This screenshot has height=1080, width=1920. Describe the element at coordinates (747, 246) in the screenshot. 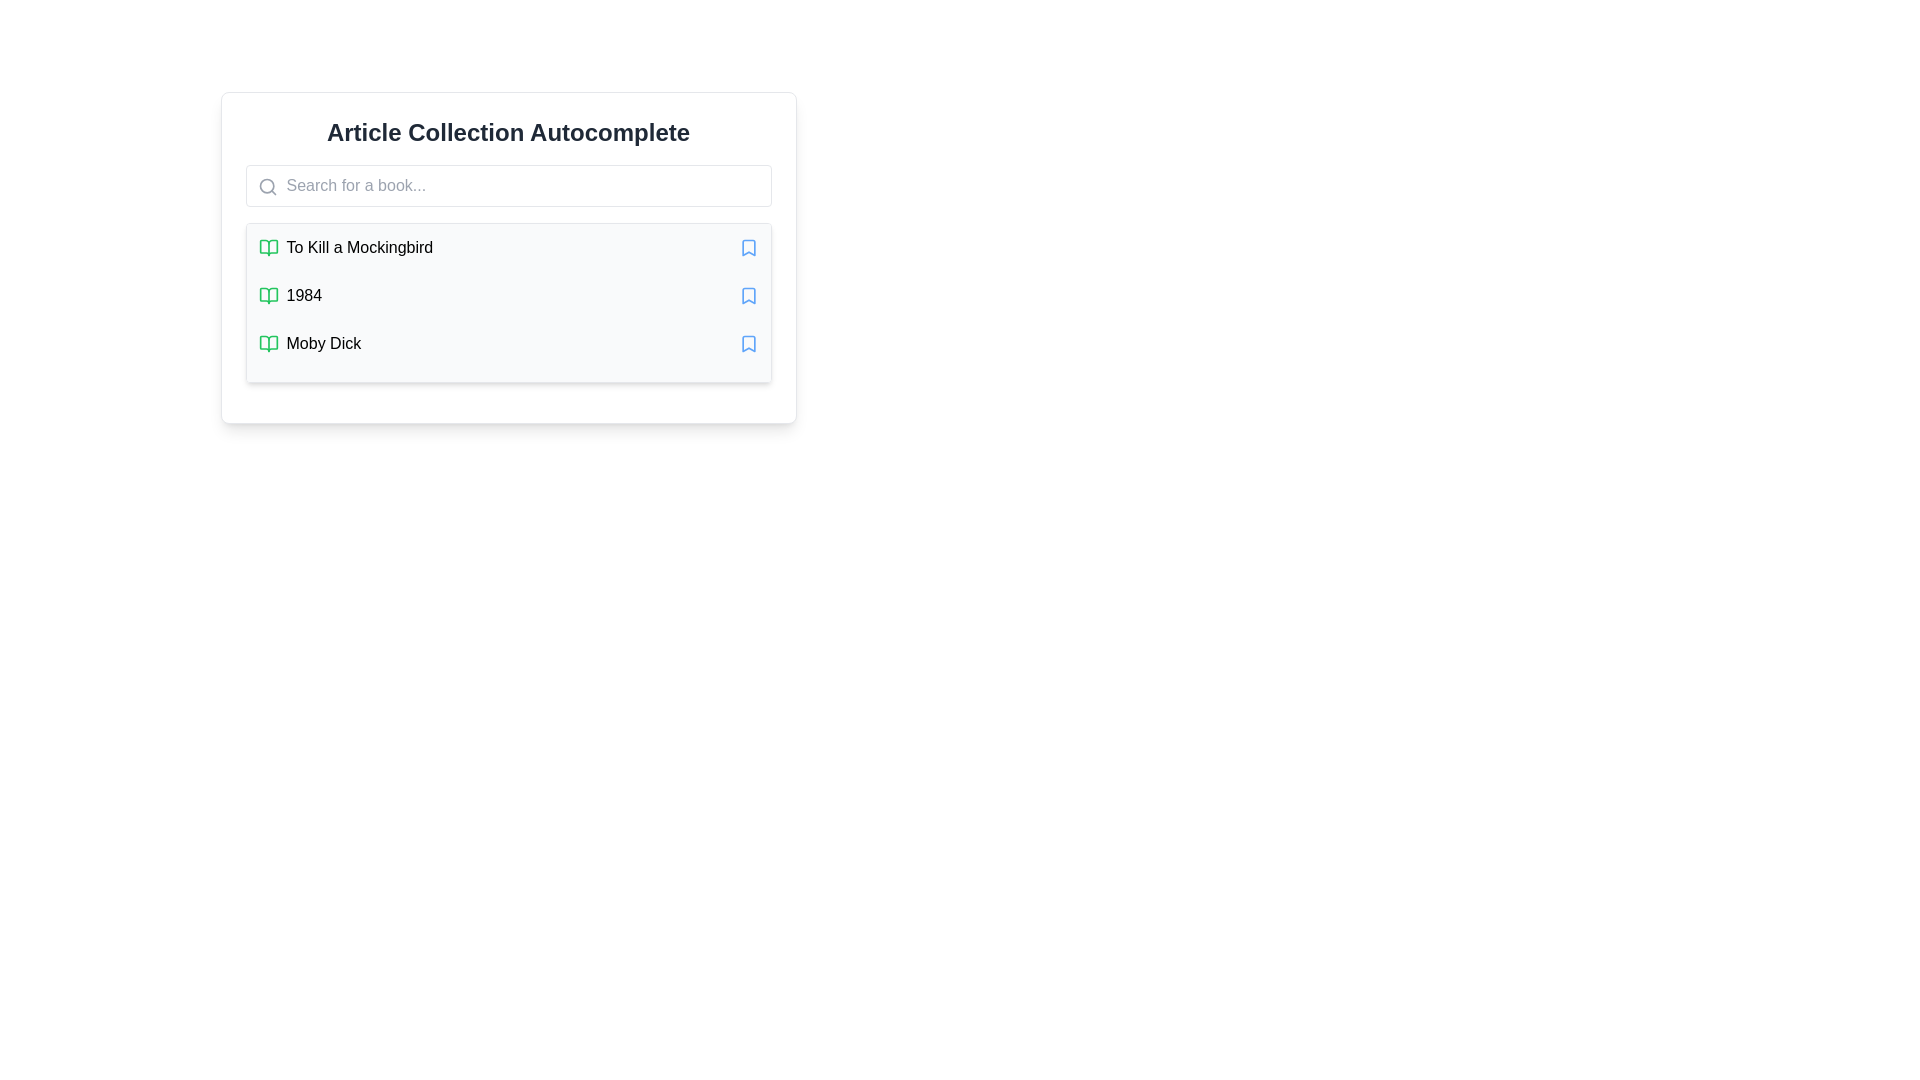

I see `the blue bookmark icon located to the right of 'To Kill a Mockingbird', which is slightly above the other bookmark icons` at that location.